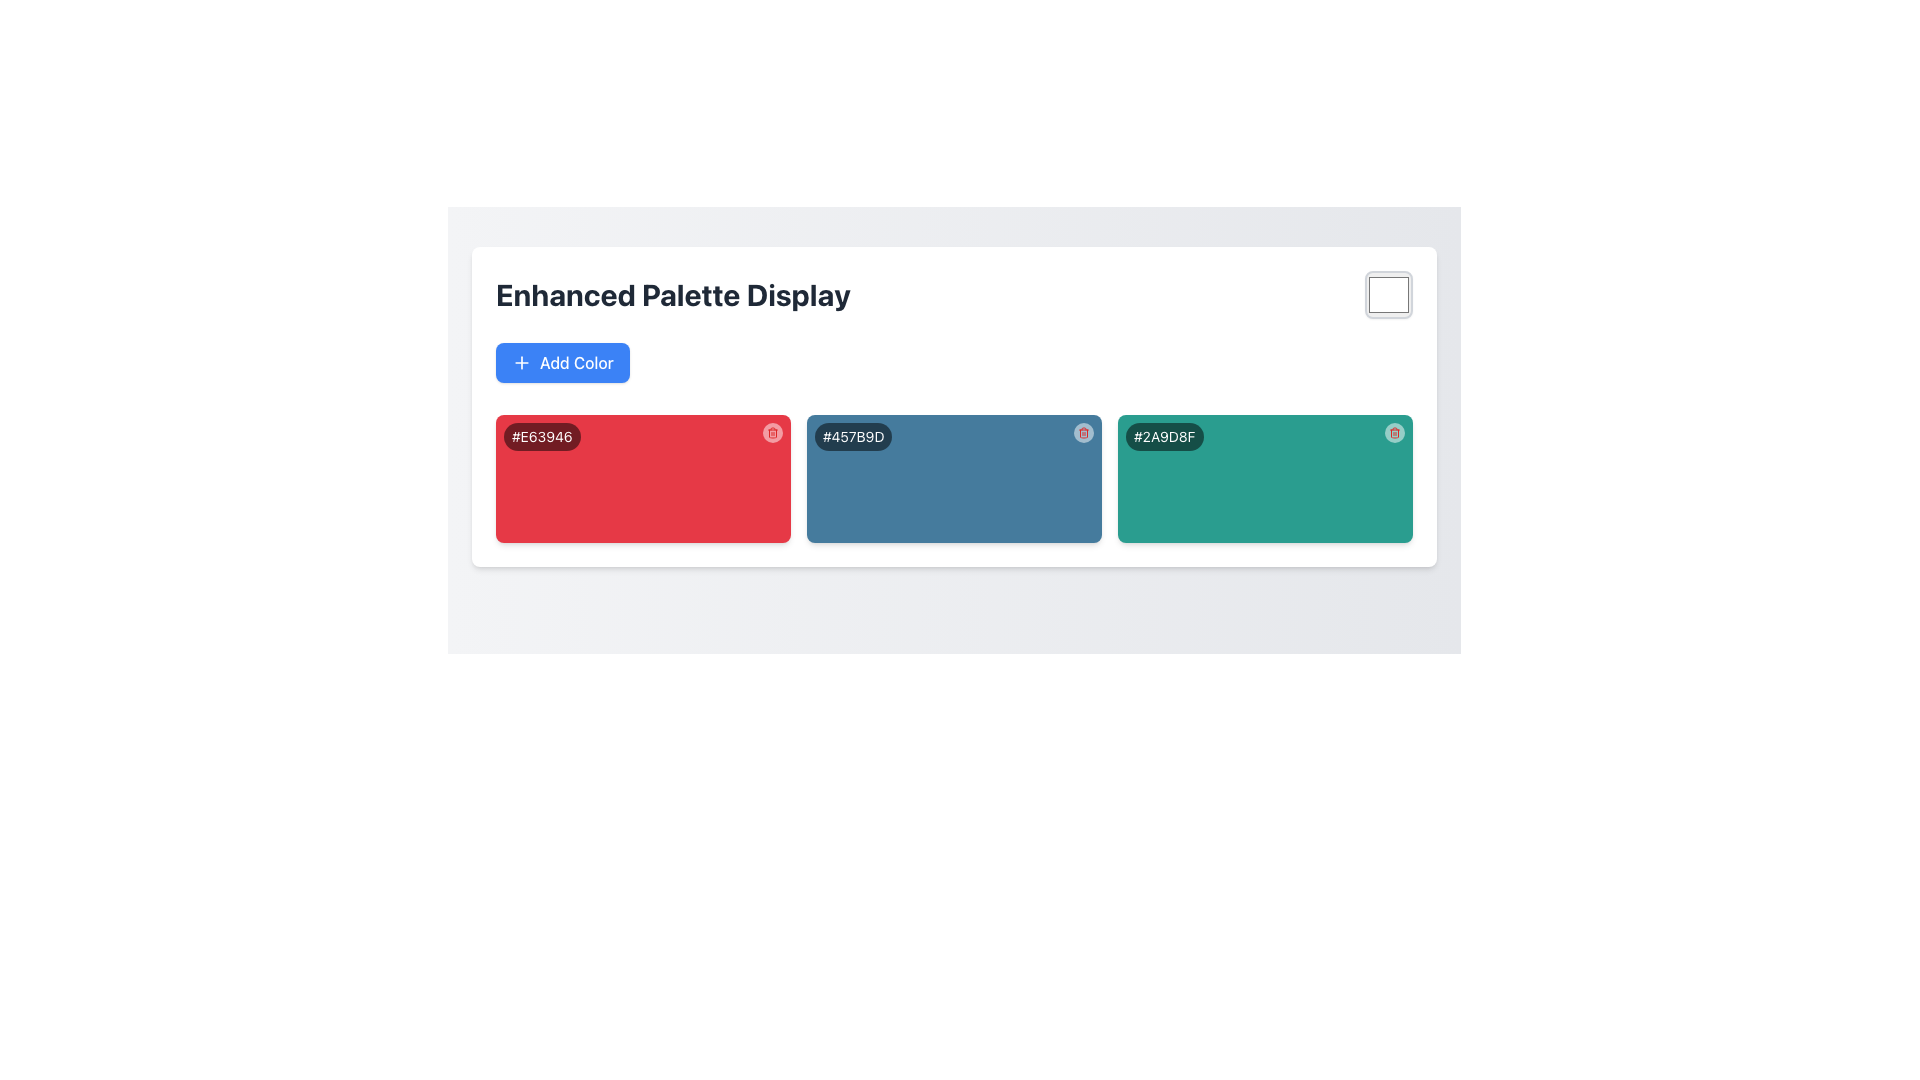  What do you see at coordinates (643, 478) in the screenshot?
I see `the leftmost color palette display rectangle showcasing red color` at bounding box center [643, 478].